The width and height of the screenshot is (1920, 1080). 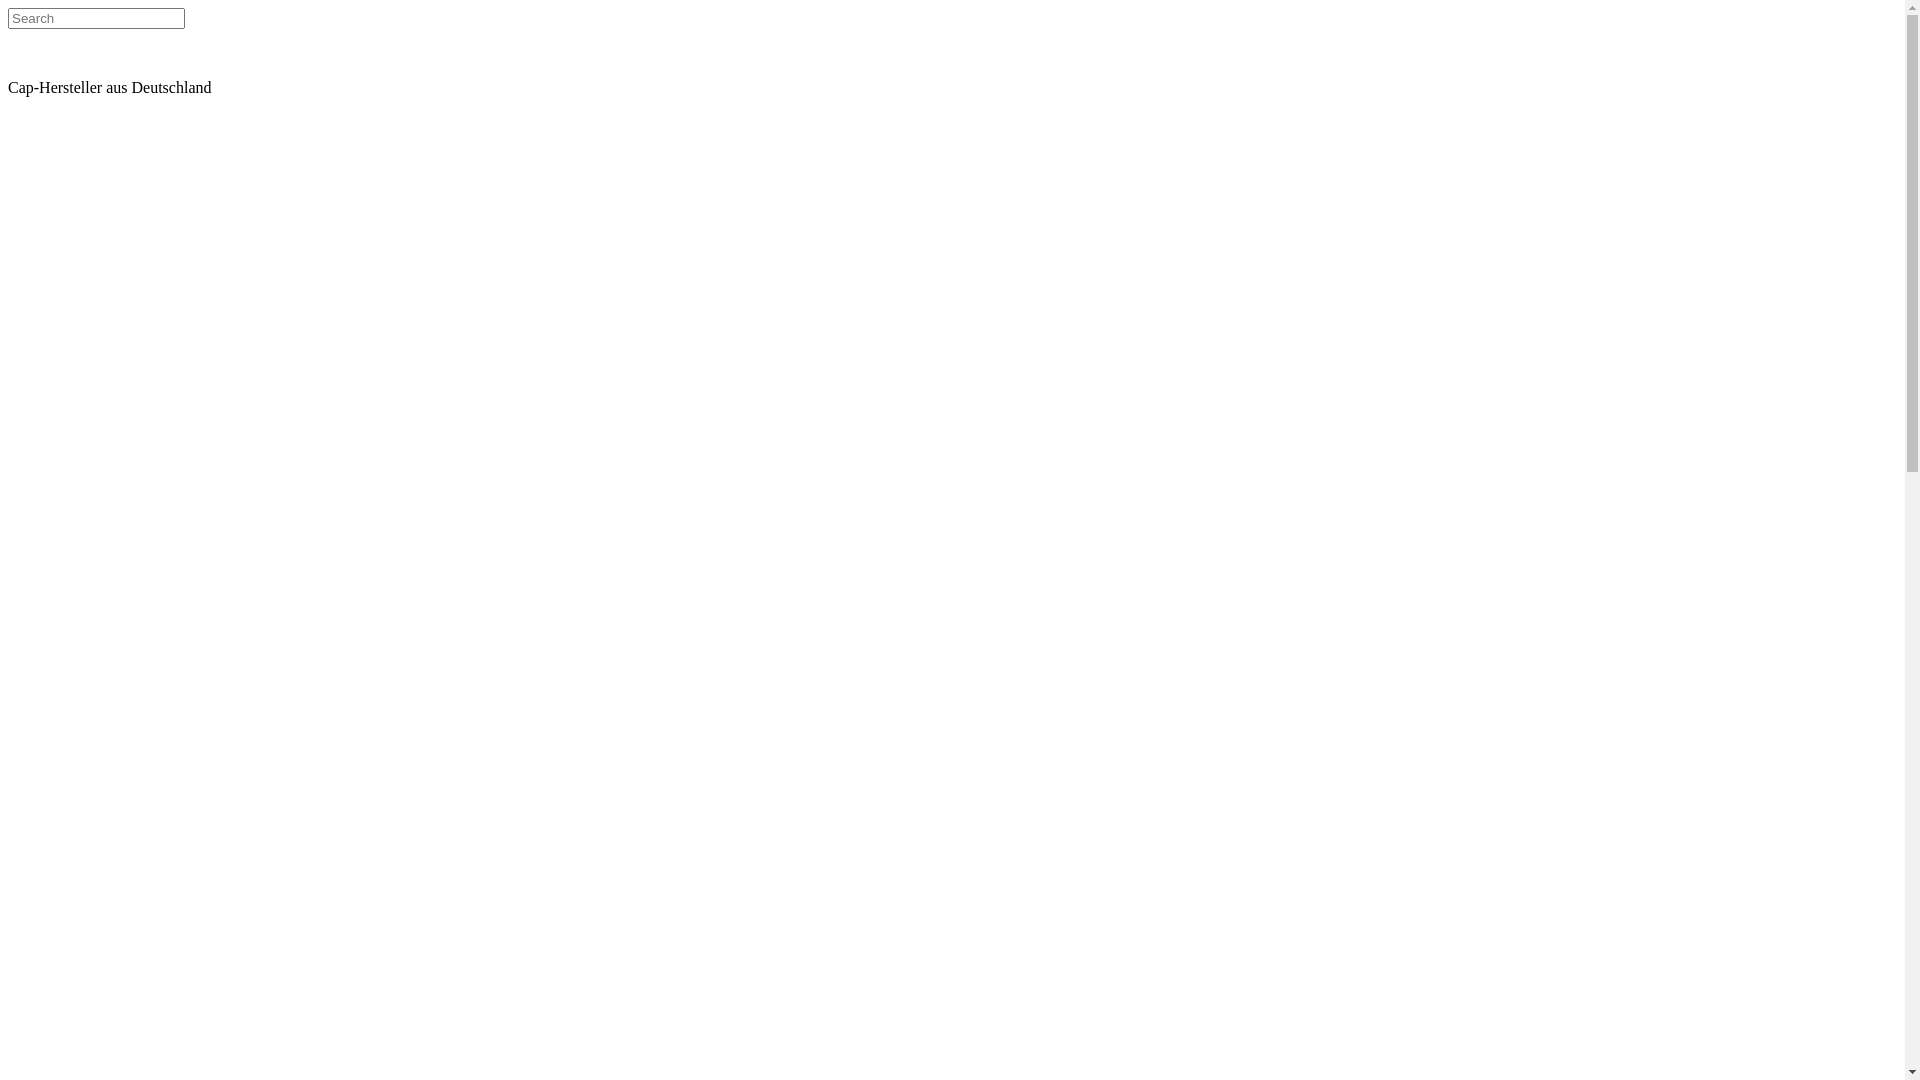 What do you see at coordinates (77, 68) in the screenshot?
I see `'indicap.cc'` at bounding box center [77, 68].